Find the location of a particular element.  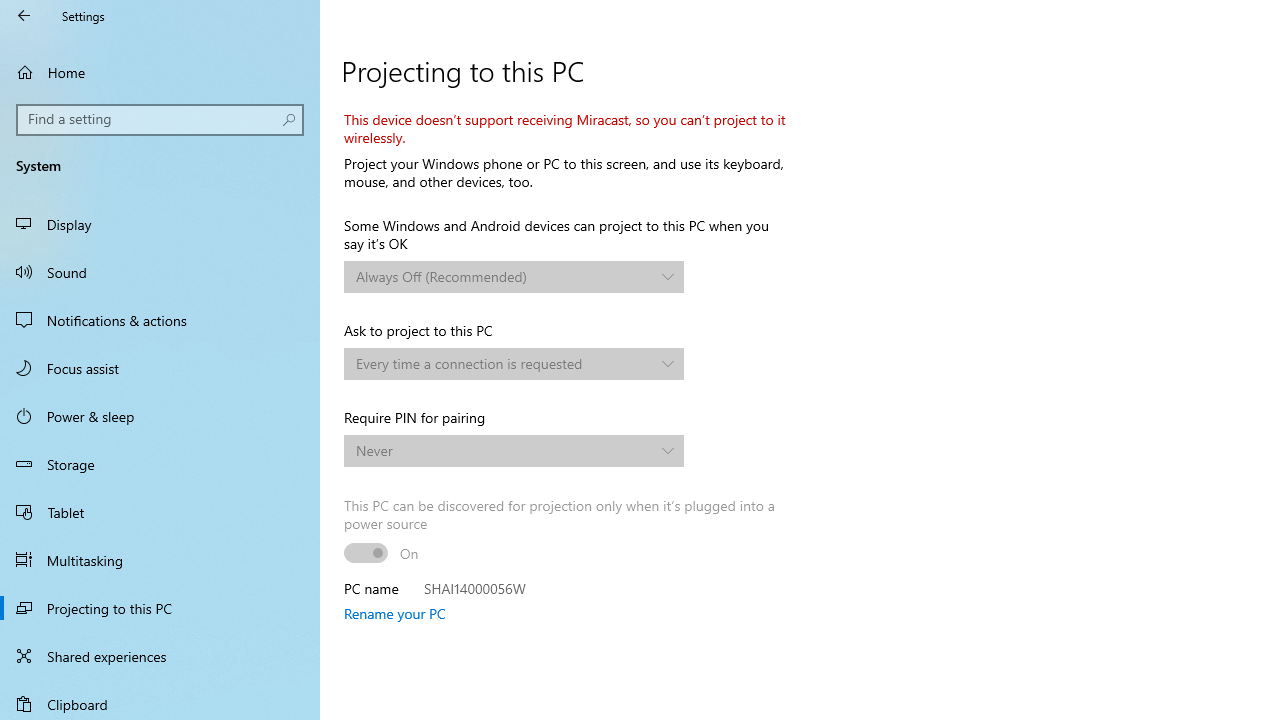

'Home' is located at coordinates (160, 71).